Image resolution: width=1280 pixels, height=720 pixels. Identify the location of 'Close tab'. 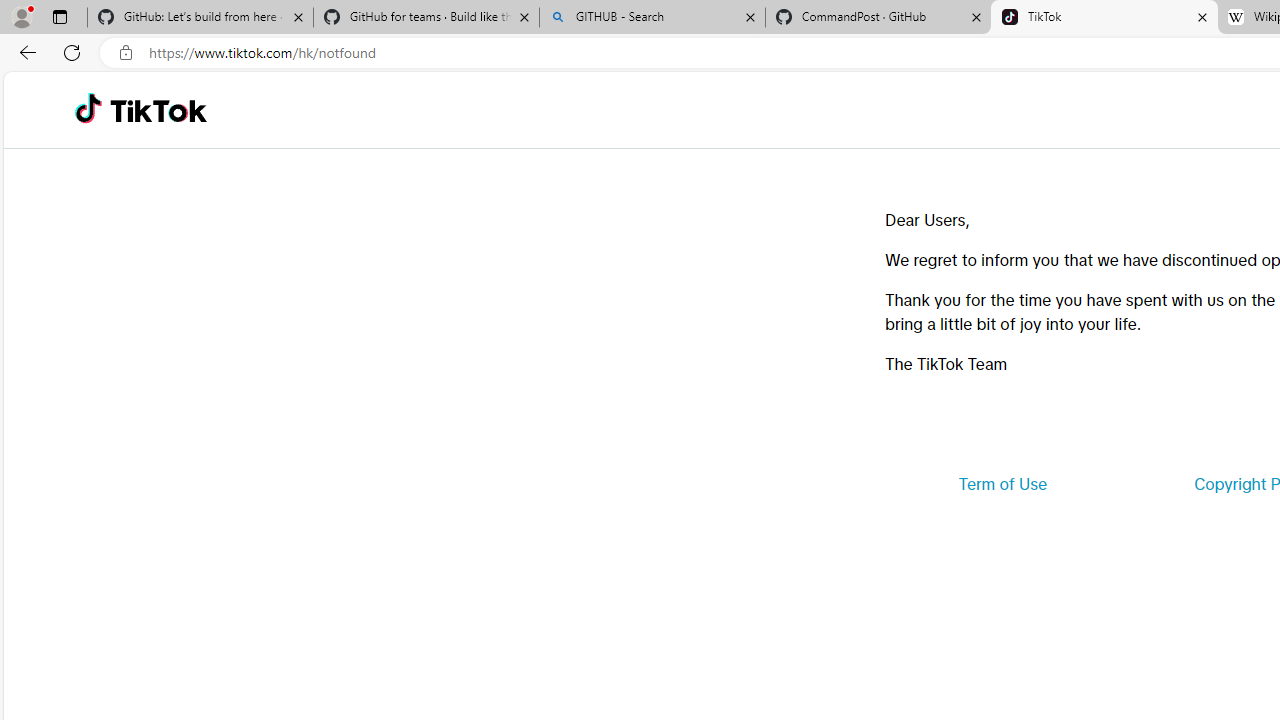
(1201, 17).